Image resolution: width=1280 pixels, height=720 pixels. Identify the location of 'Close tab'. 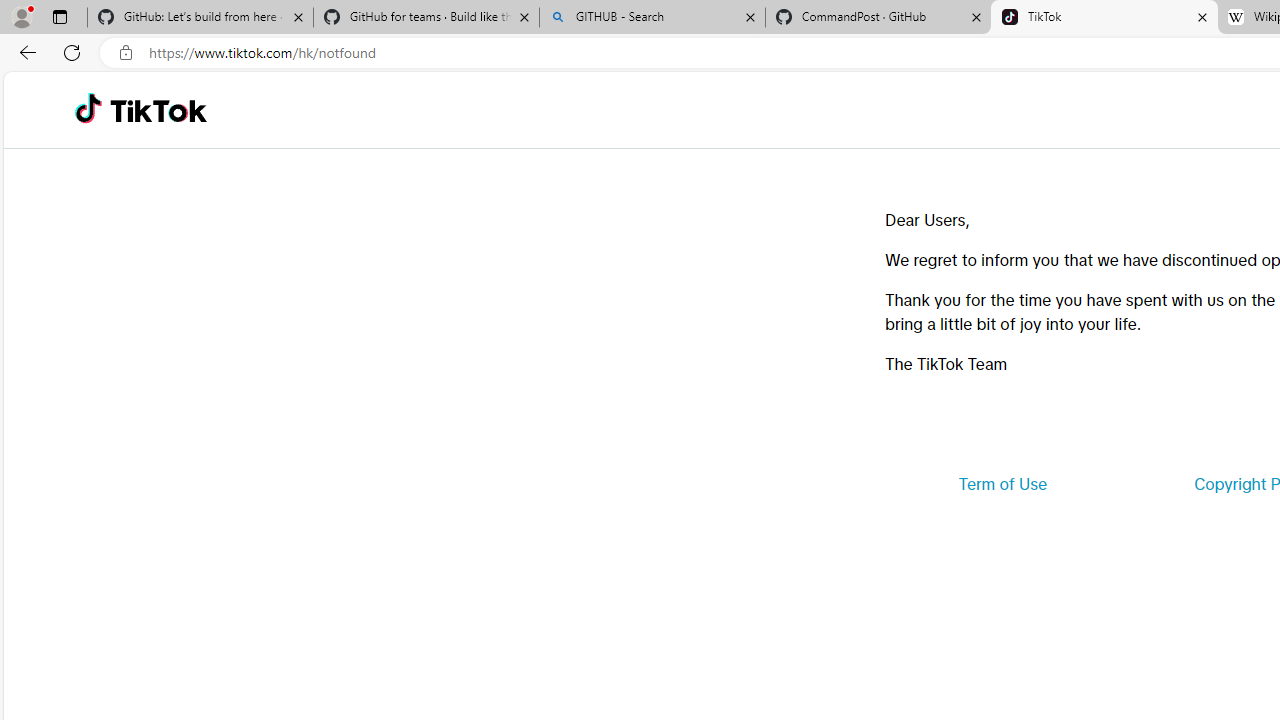
(1201, 17).